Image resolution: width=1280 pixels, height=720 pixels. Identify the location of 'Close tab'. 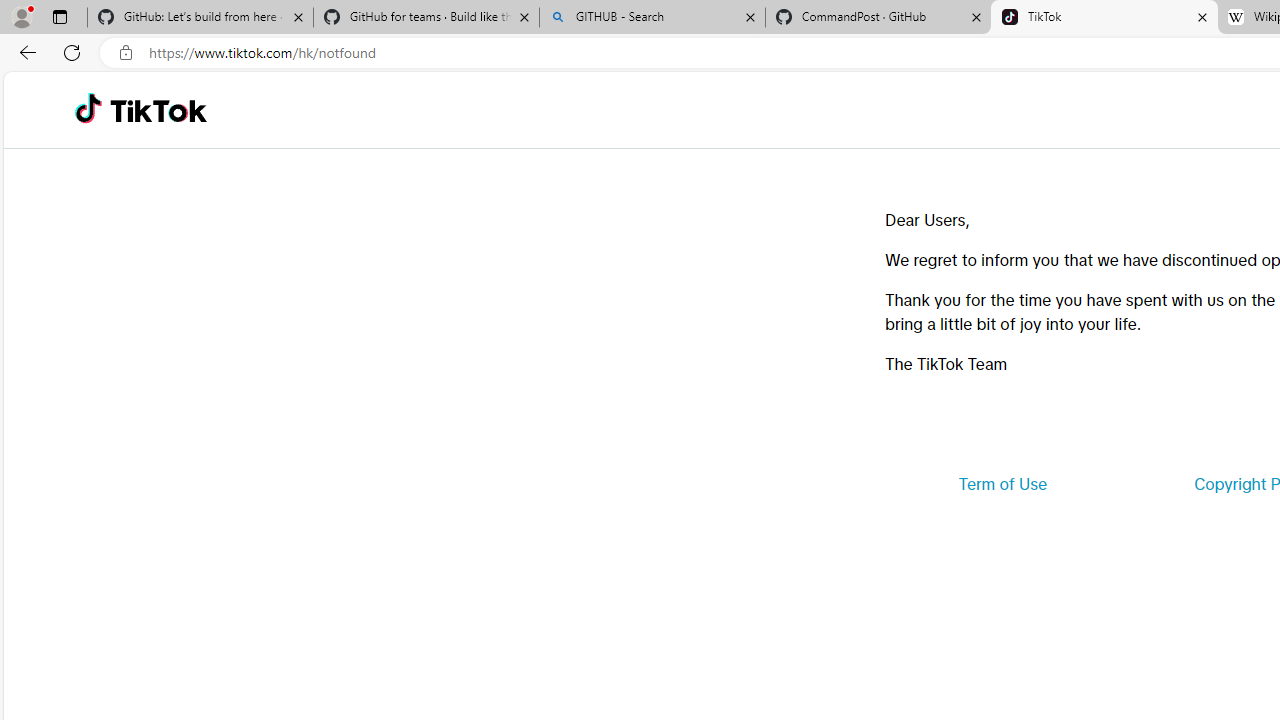
(1201, 17).